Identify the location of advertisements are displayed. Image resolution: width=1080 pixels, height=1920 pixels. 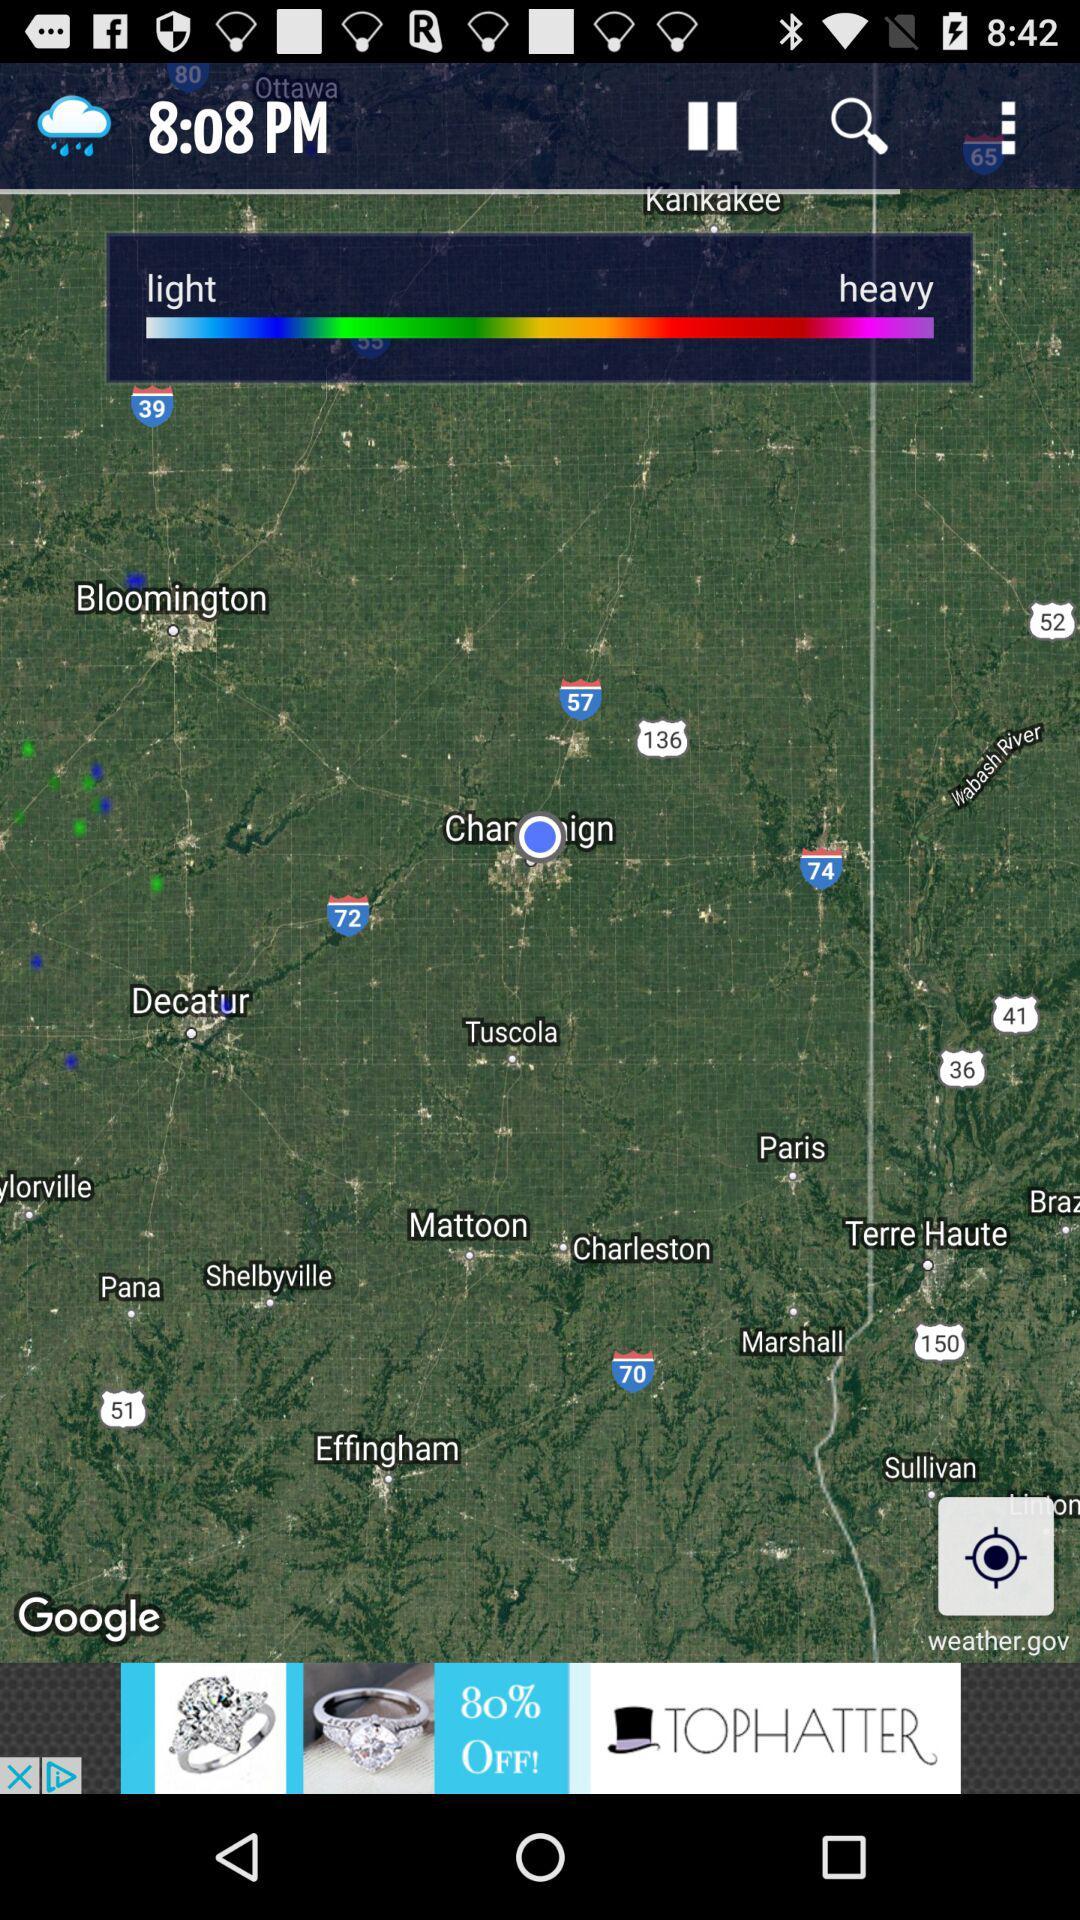
(540, 1727).